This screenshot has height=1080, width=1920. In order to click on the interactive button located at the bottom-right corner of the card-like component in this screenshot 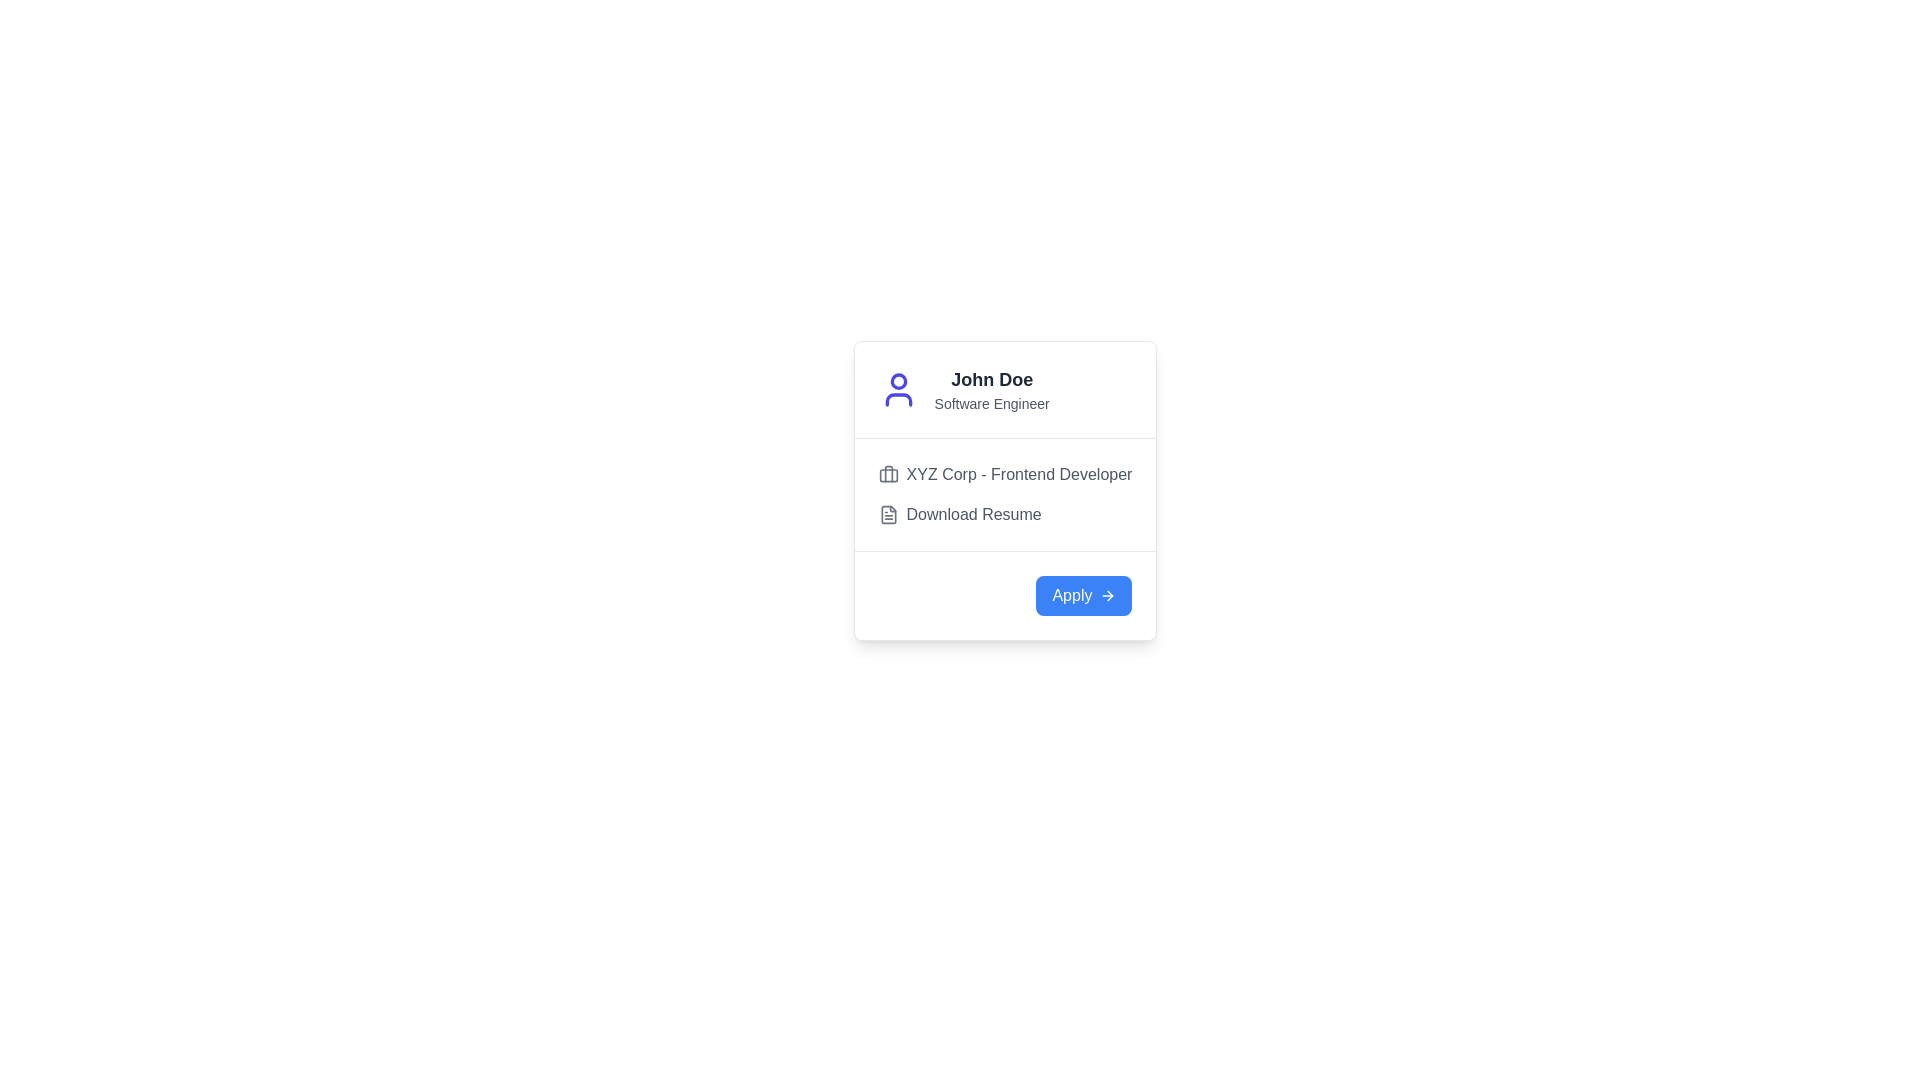, I will do `click(1083, 595)`.